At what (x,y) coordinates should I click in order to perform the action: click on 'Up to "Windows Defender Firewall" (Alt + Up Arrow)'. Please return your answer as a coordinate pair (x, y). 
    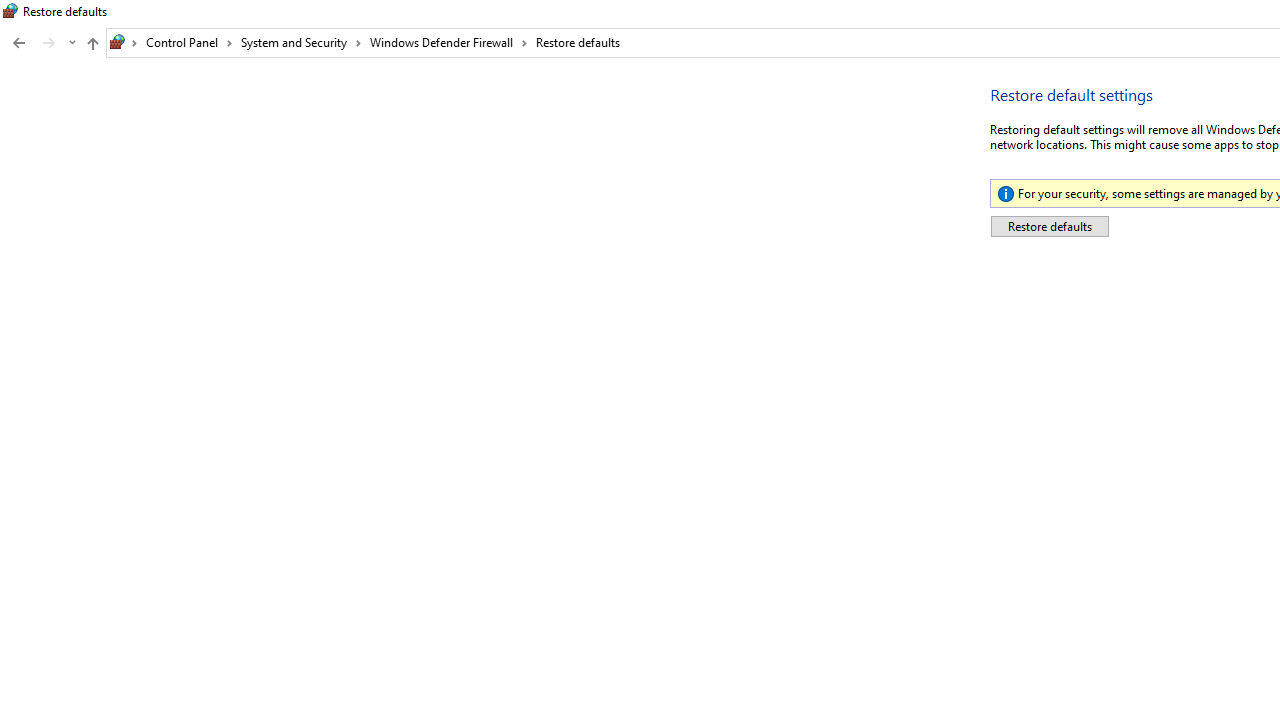
    Looking at the image, I should click on (91, 43).